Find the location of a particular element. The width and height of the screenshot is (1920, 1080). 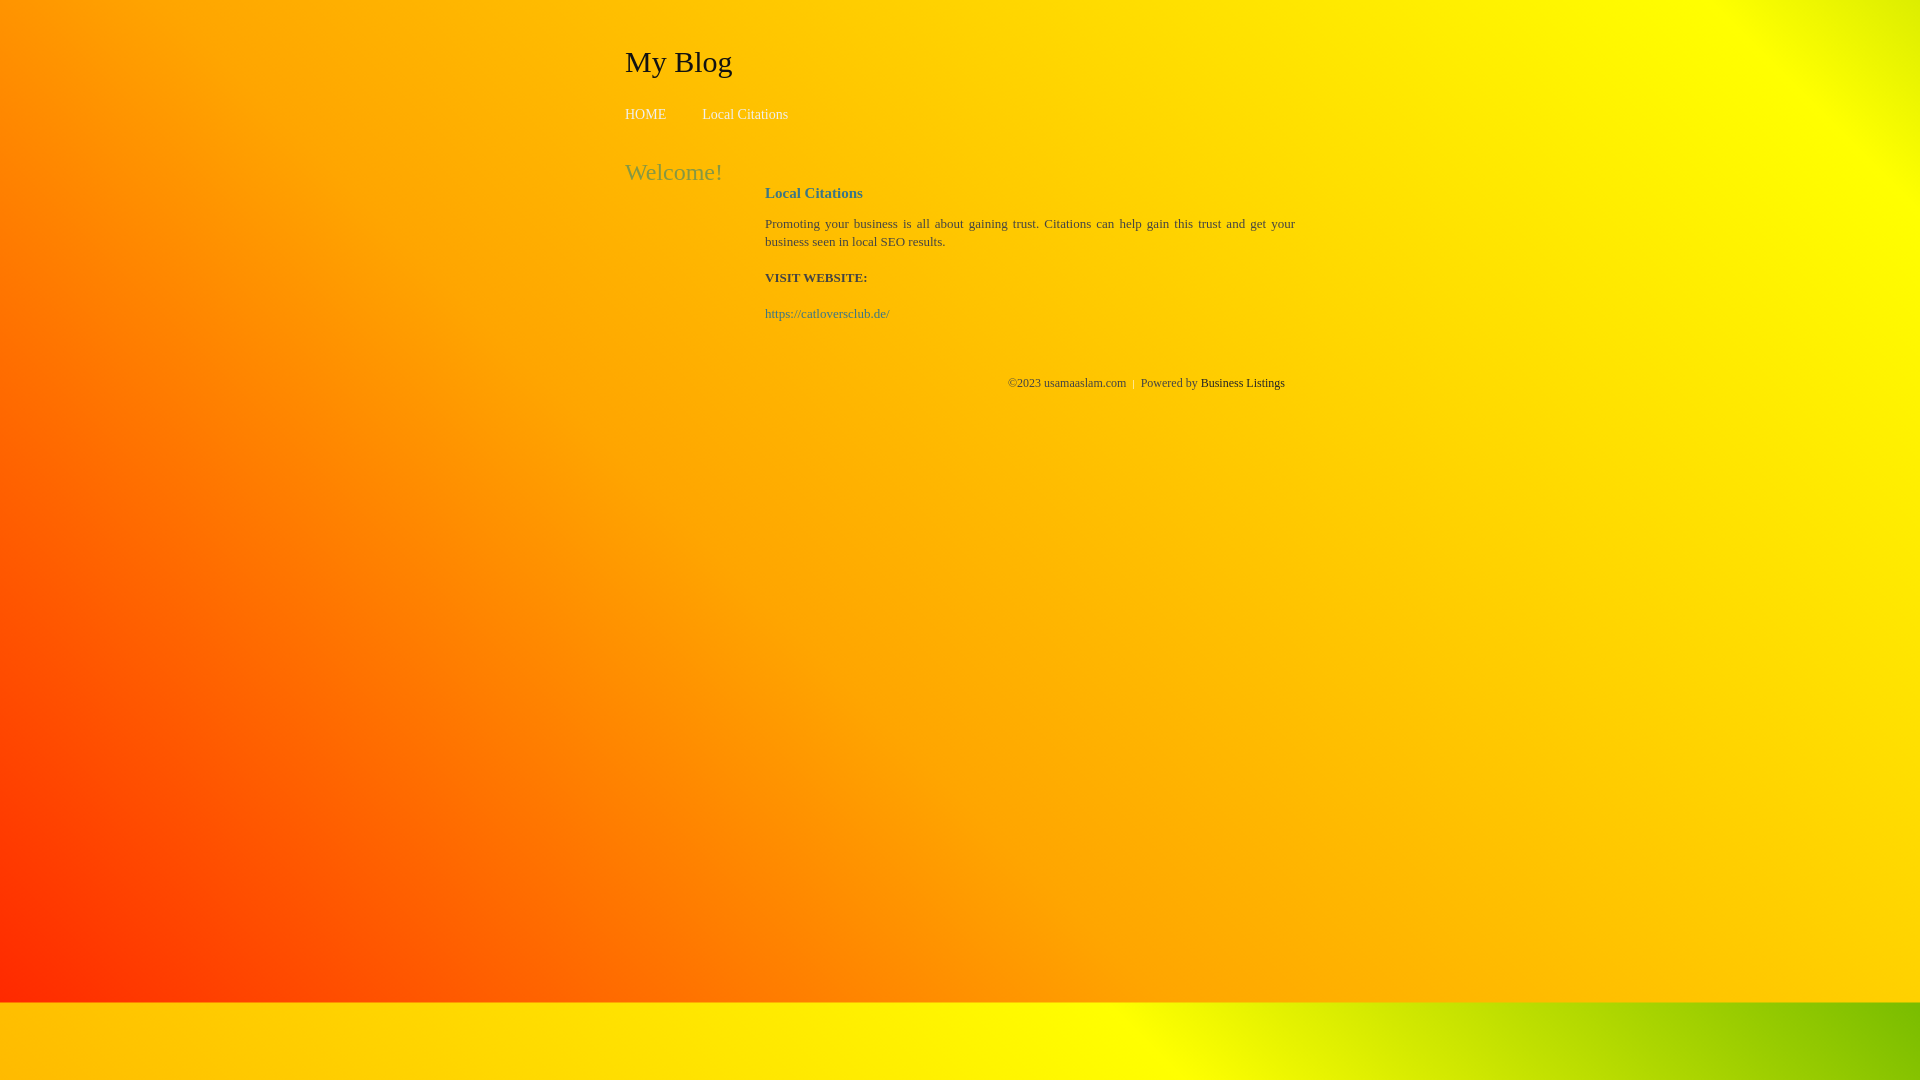

'HOME' is located at coordinates (645, 114).